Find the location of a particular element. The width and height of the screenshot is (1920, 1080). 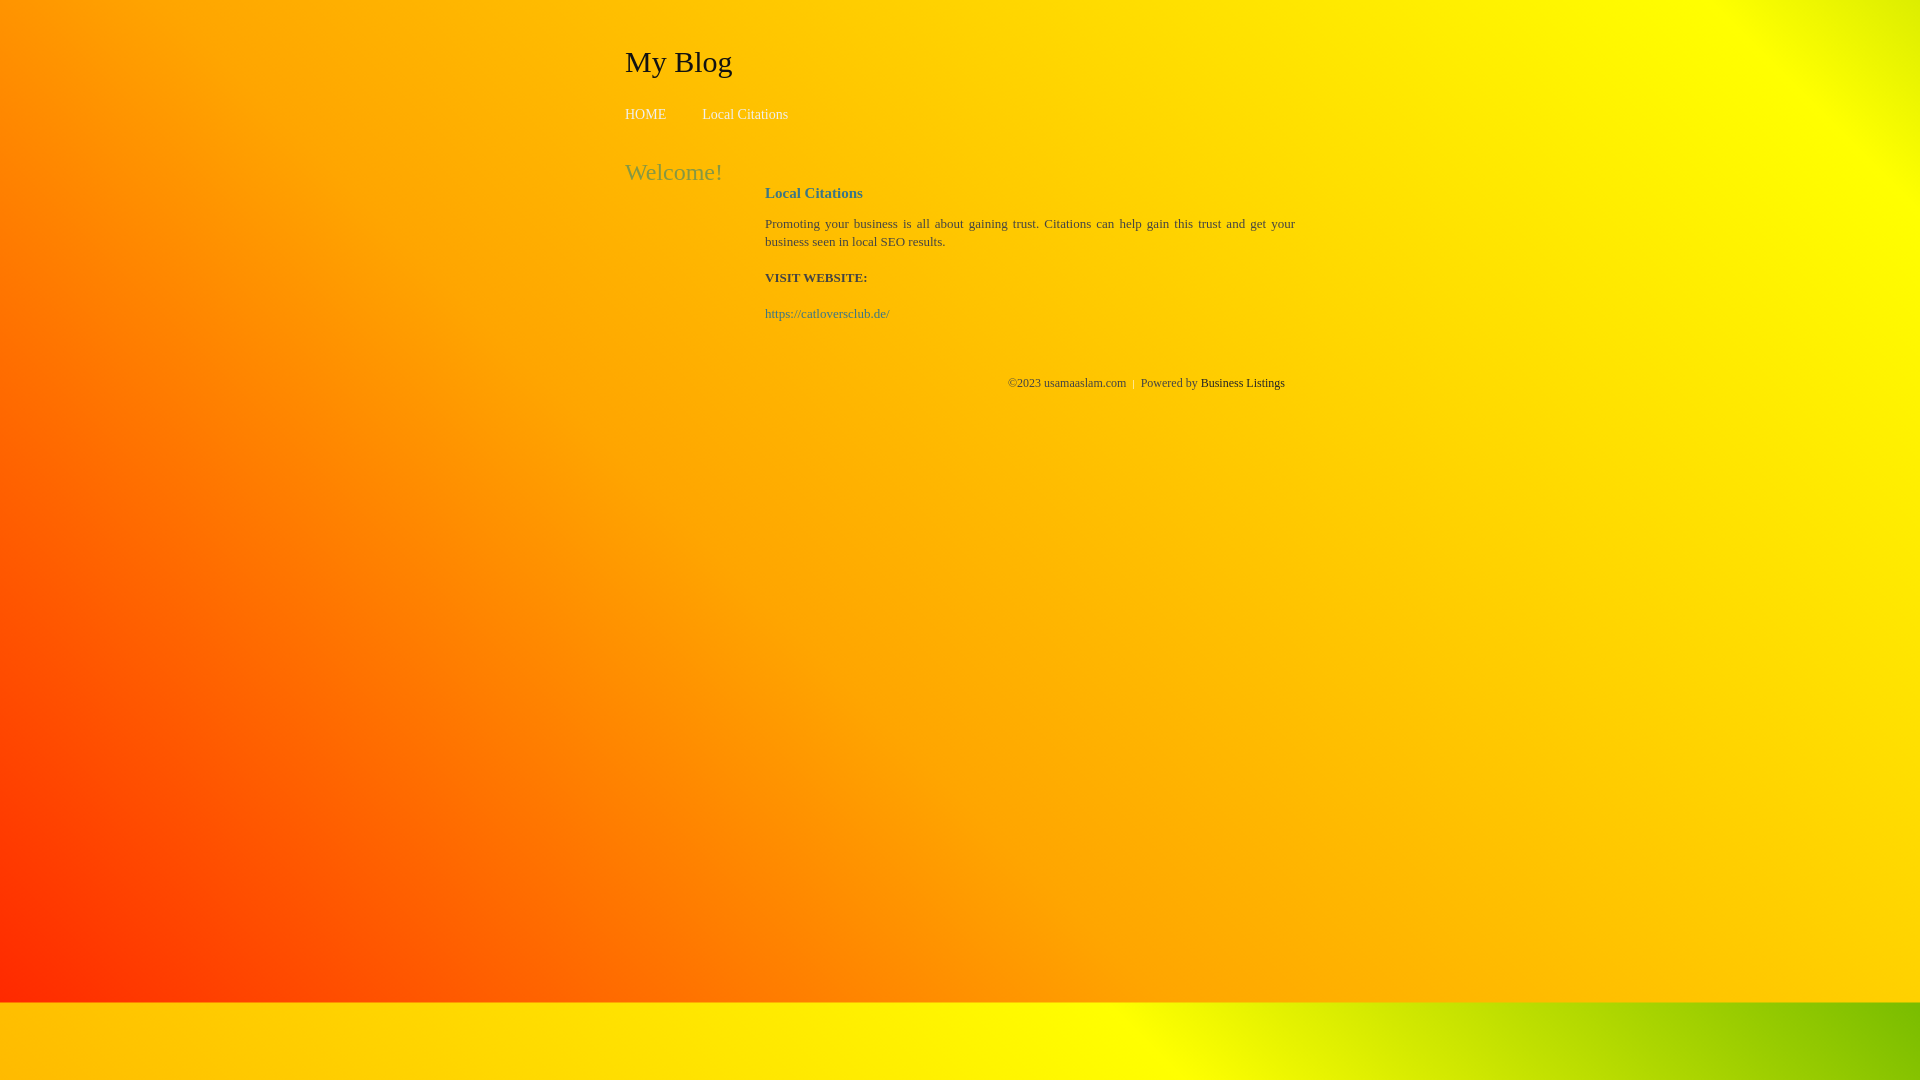

'HOME' is located at coordinates (645, 114).